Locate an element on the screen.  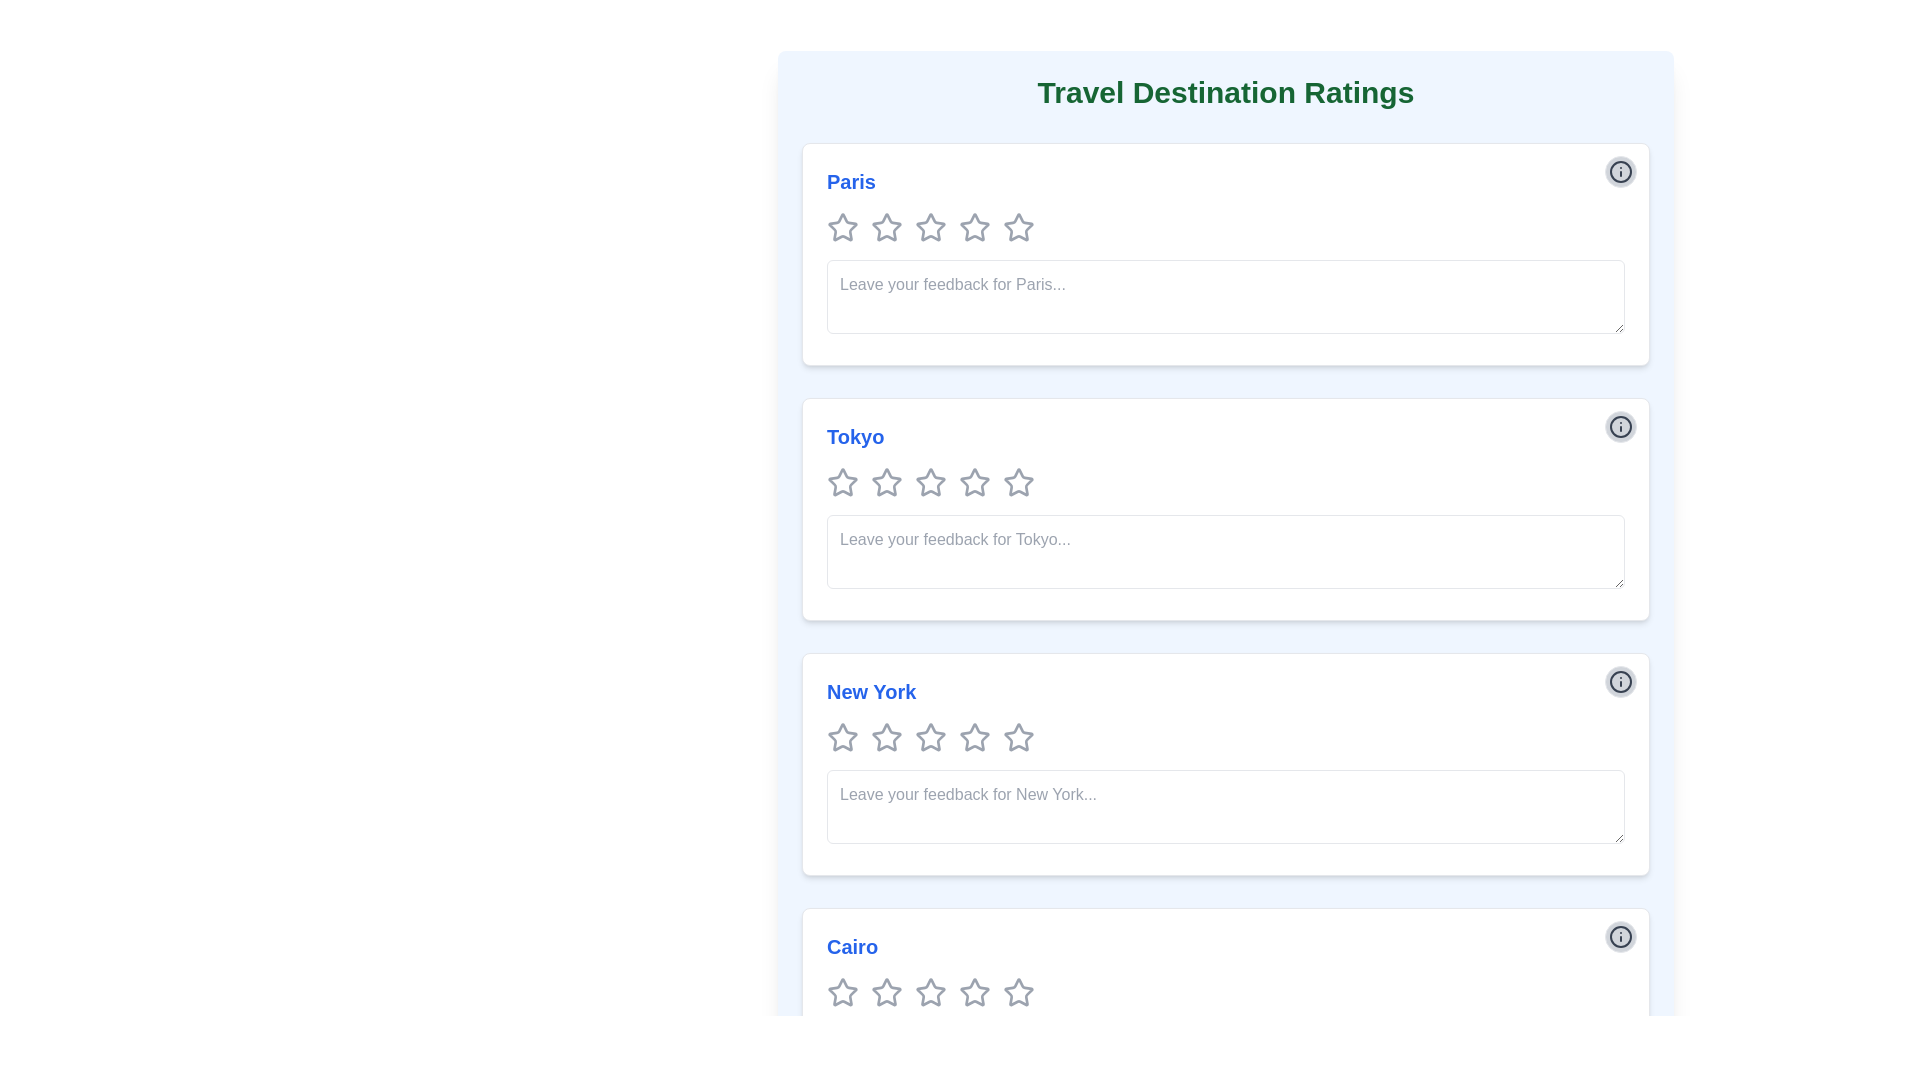
the third star in the 5-star rating component below the 'New York' header to rate is located at coordinates (930, 737).